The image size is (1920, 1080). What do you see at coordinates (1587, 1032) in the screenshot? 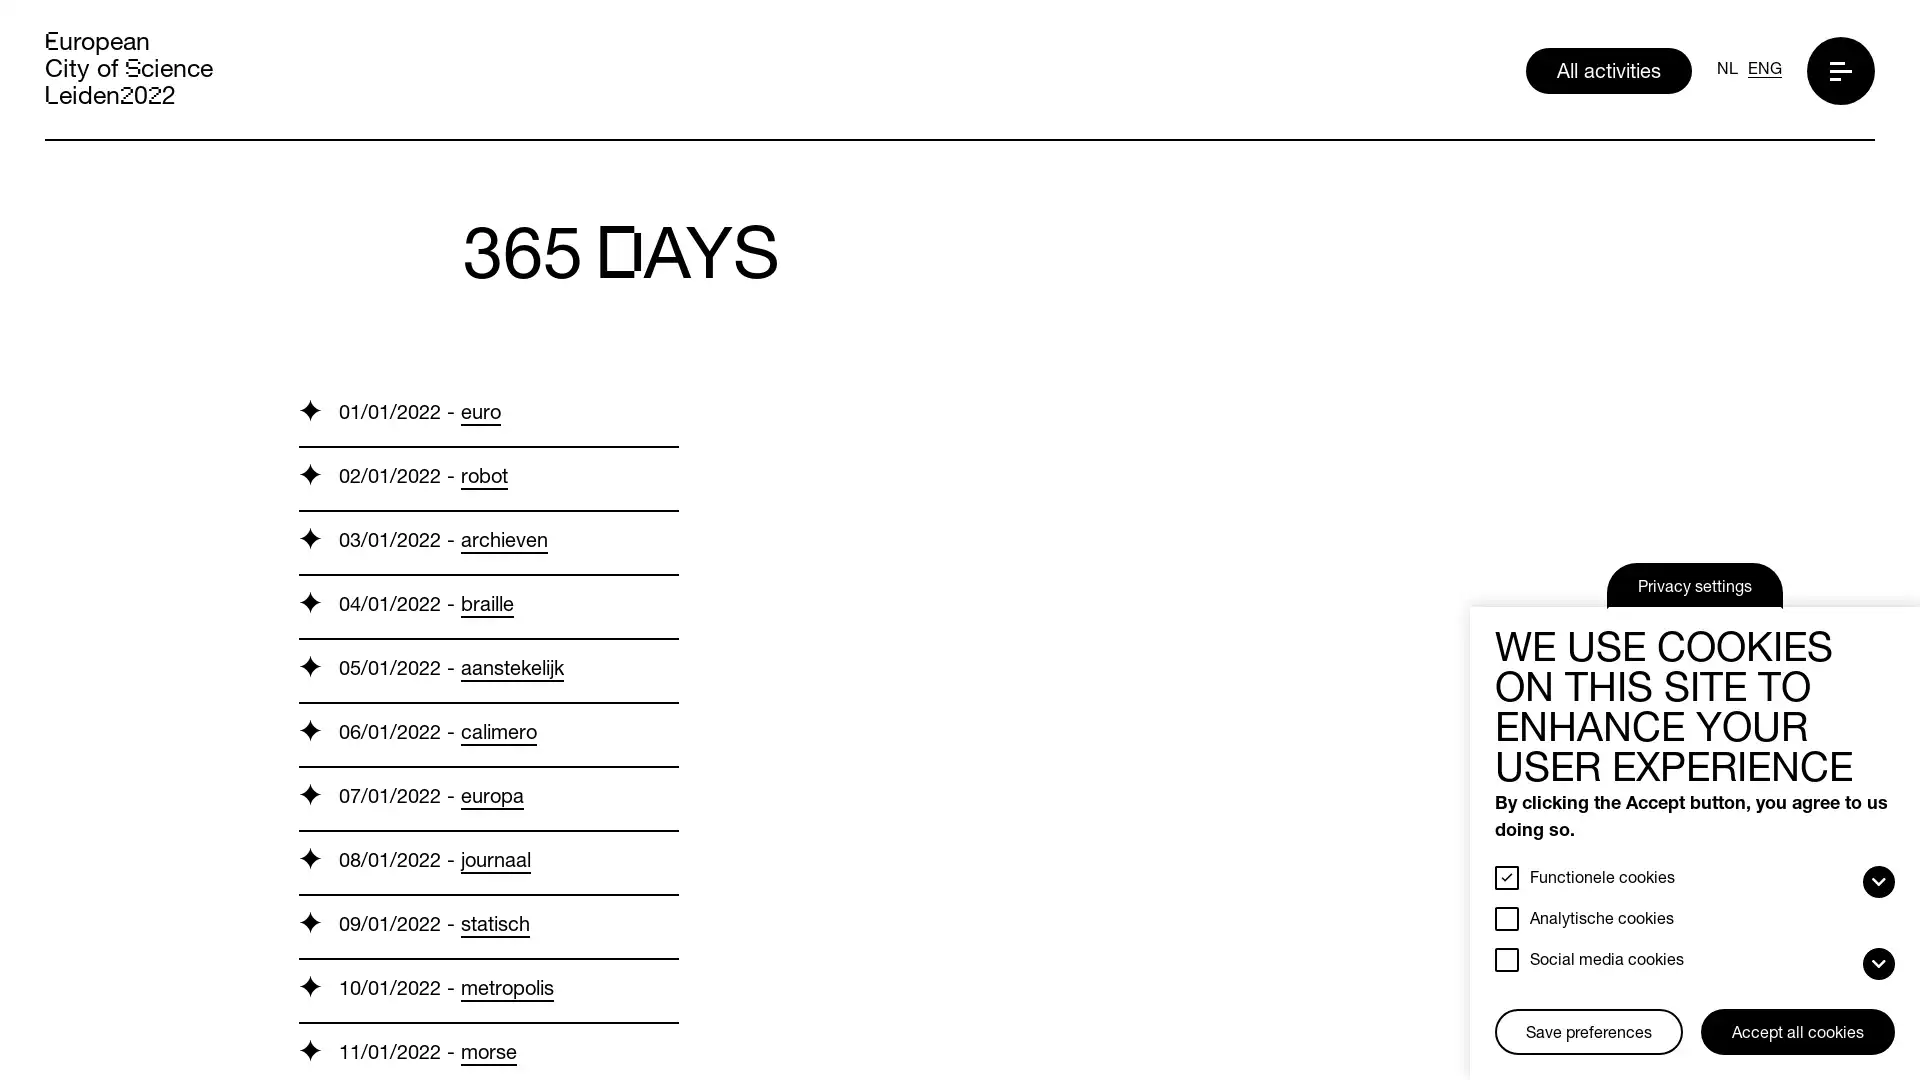
I see `Save preferences` at bounding box center [1587, 1032].